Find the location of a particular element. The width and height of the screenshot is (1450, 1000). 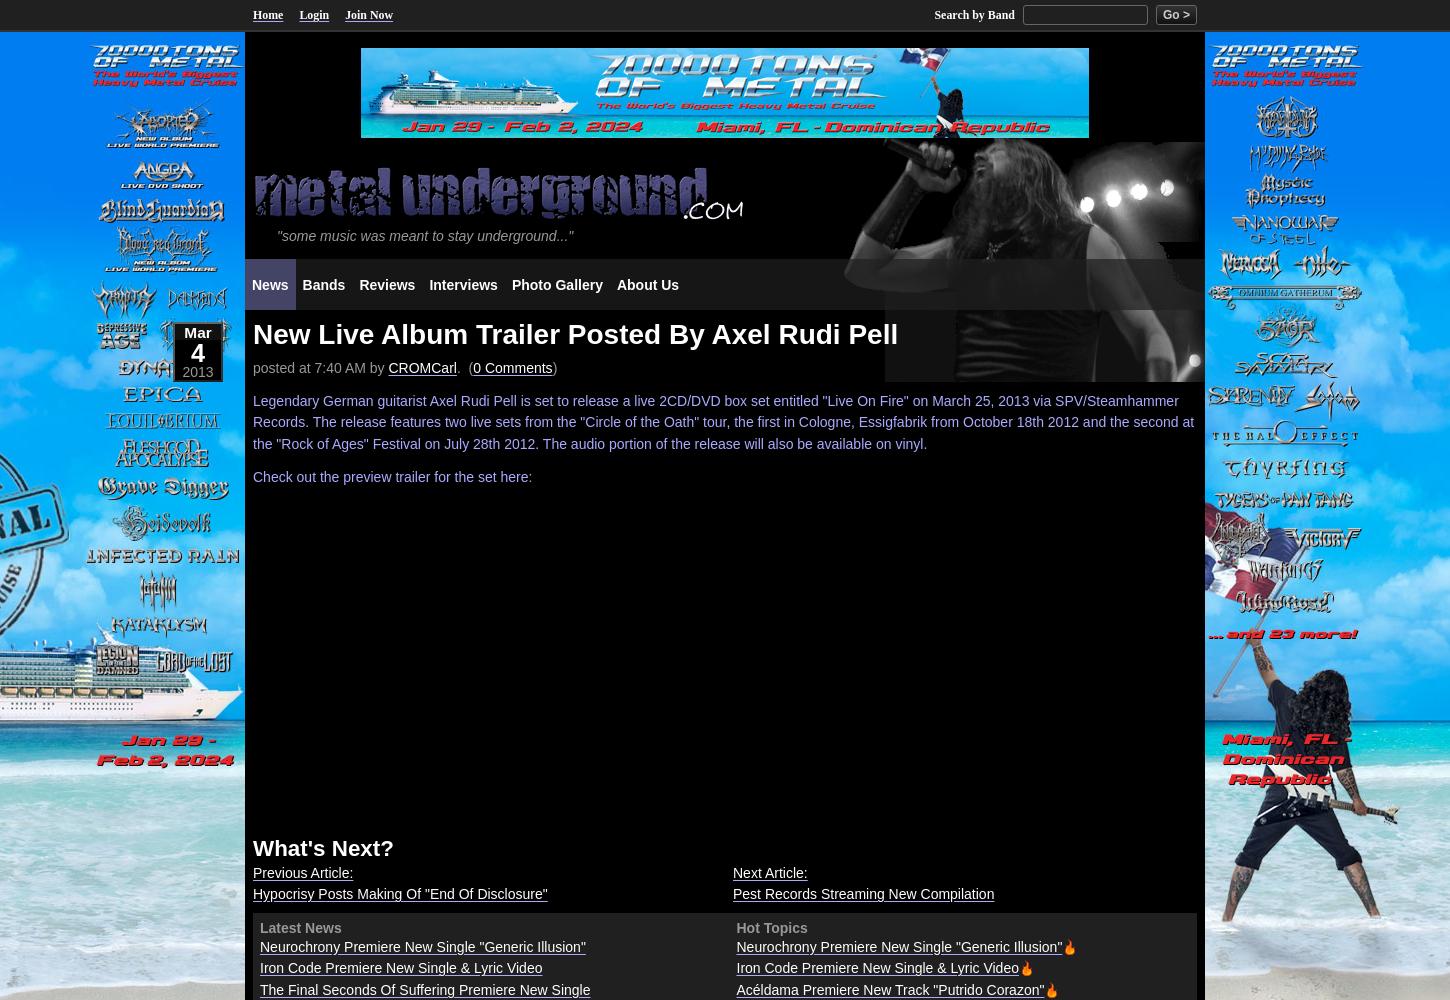

'Join Now' is located at coordinates (368, 15).